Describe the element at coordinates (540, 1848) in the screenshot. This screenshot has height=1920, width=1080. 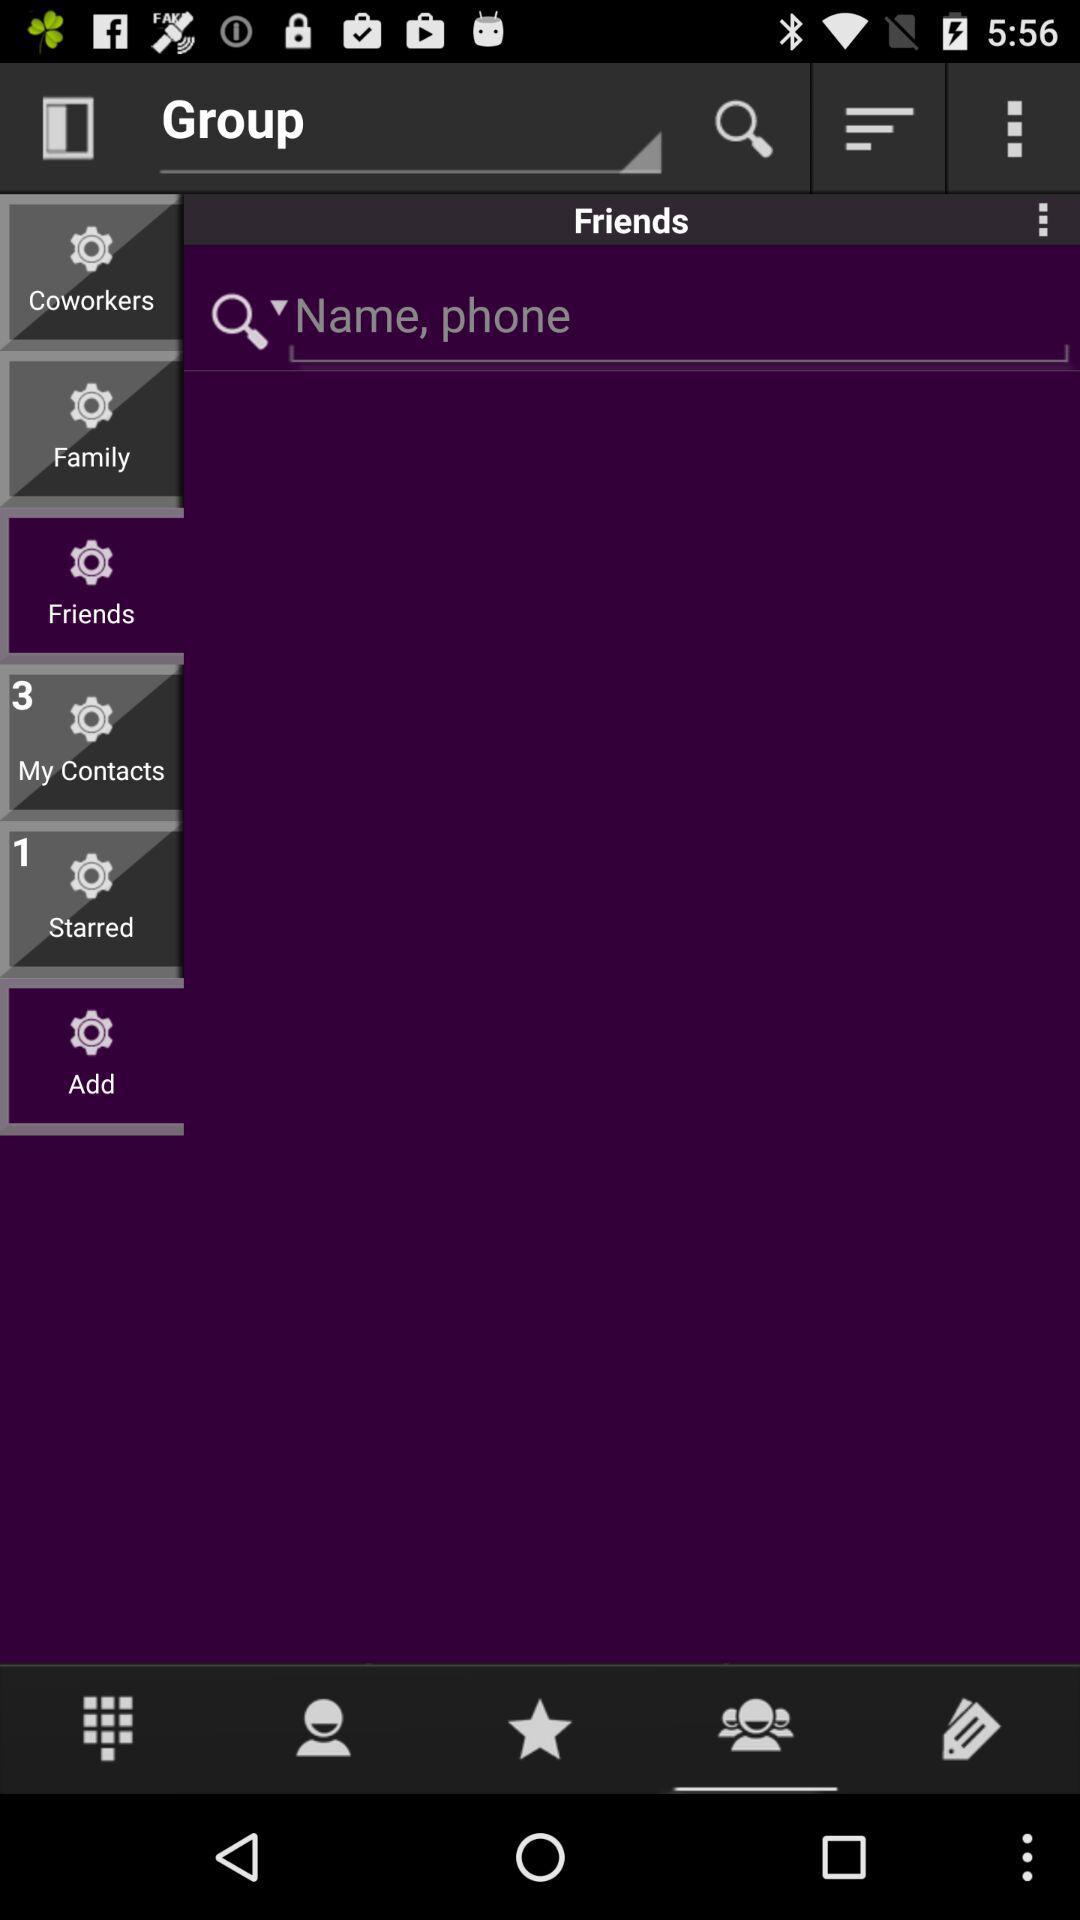
I see `the star icon` at that location.